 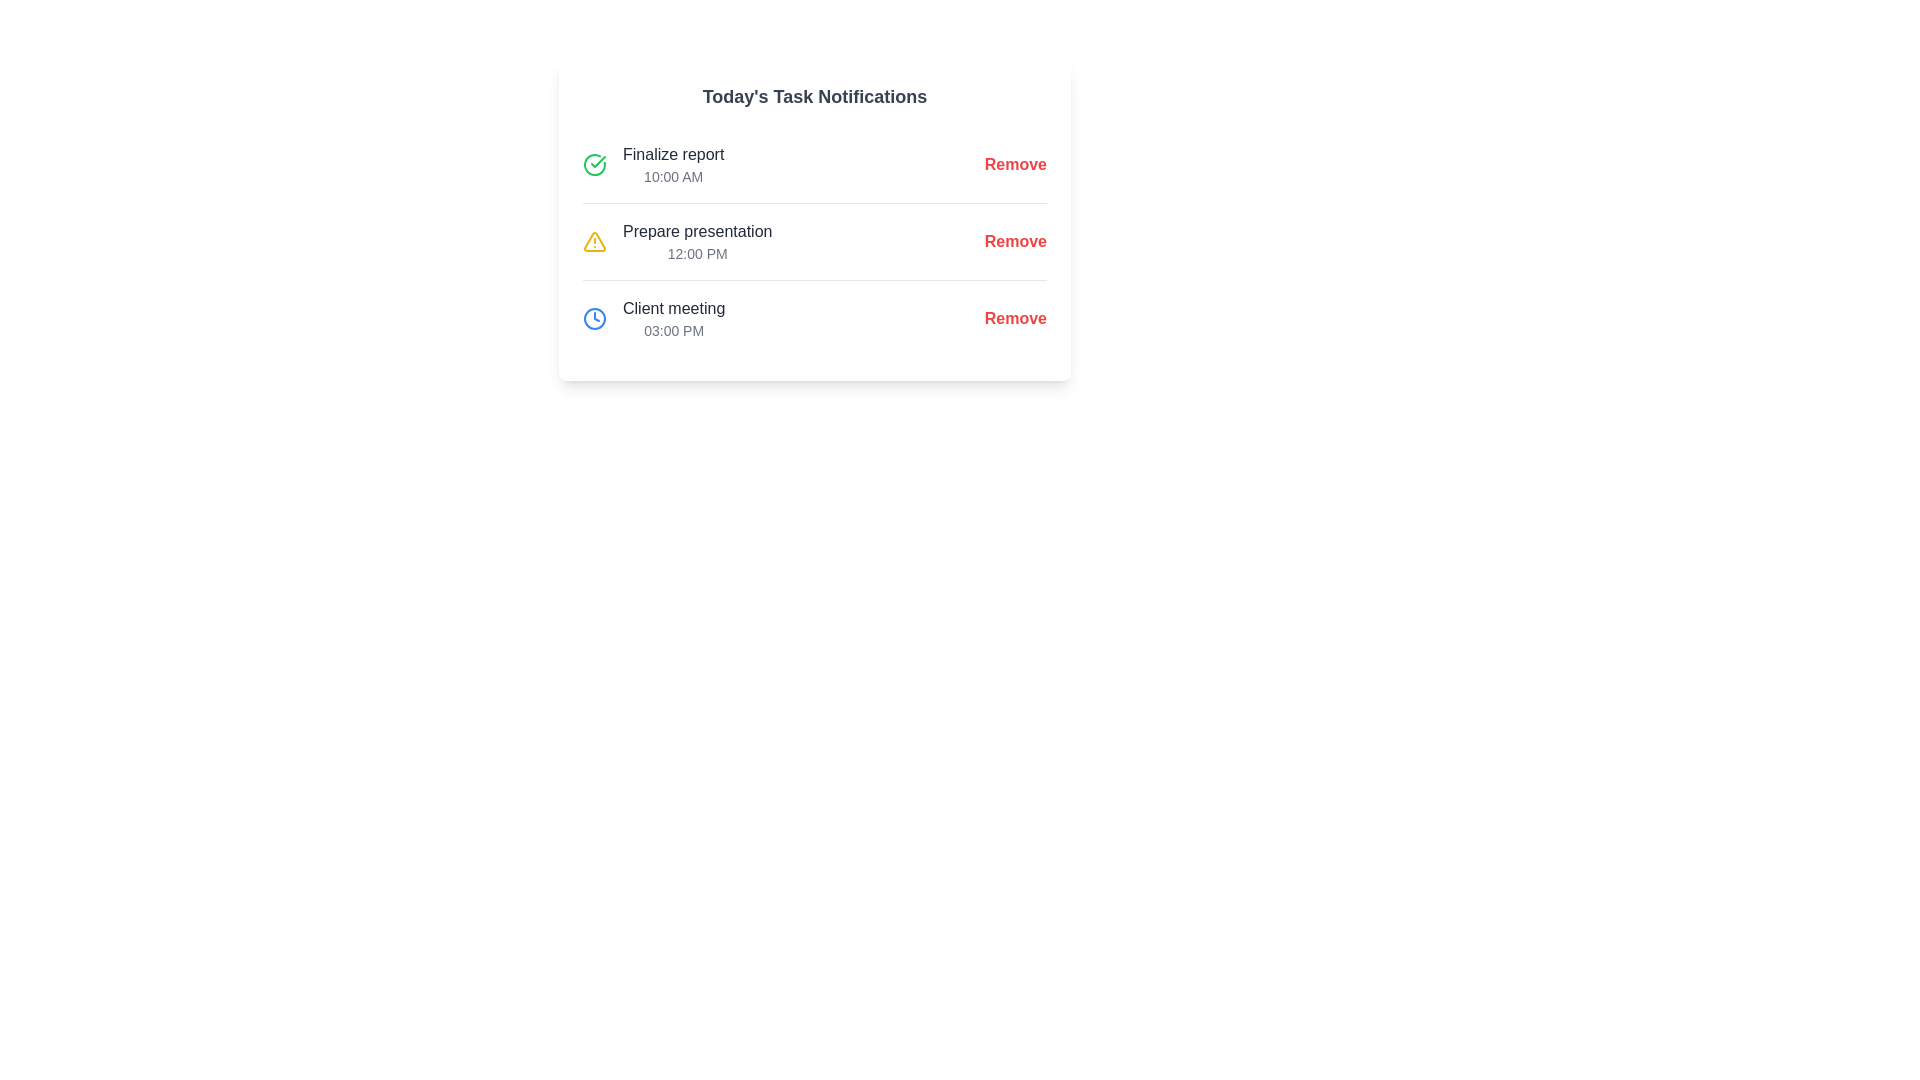 I want to click on the 'Remove' button associated with the task 'Client meeting' positioned in the bottommost row, so click(x=1015, y=318).